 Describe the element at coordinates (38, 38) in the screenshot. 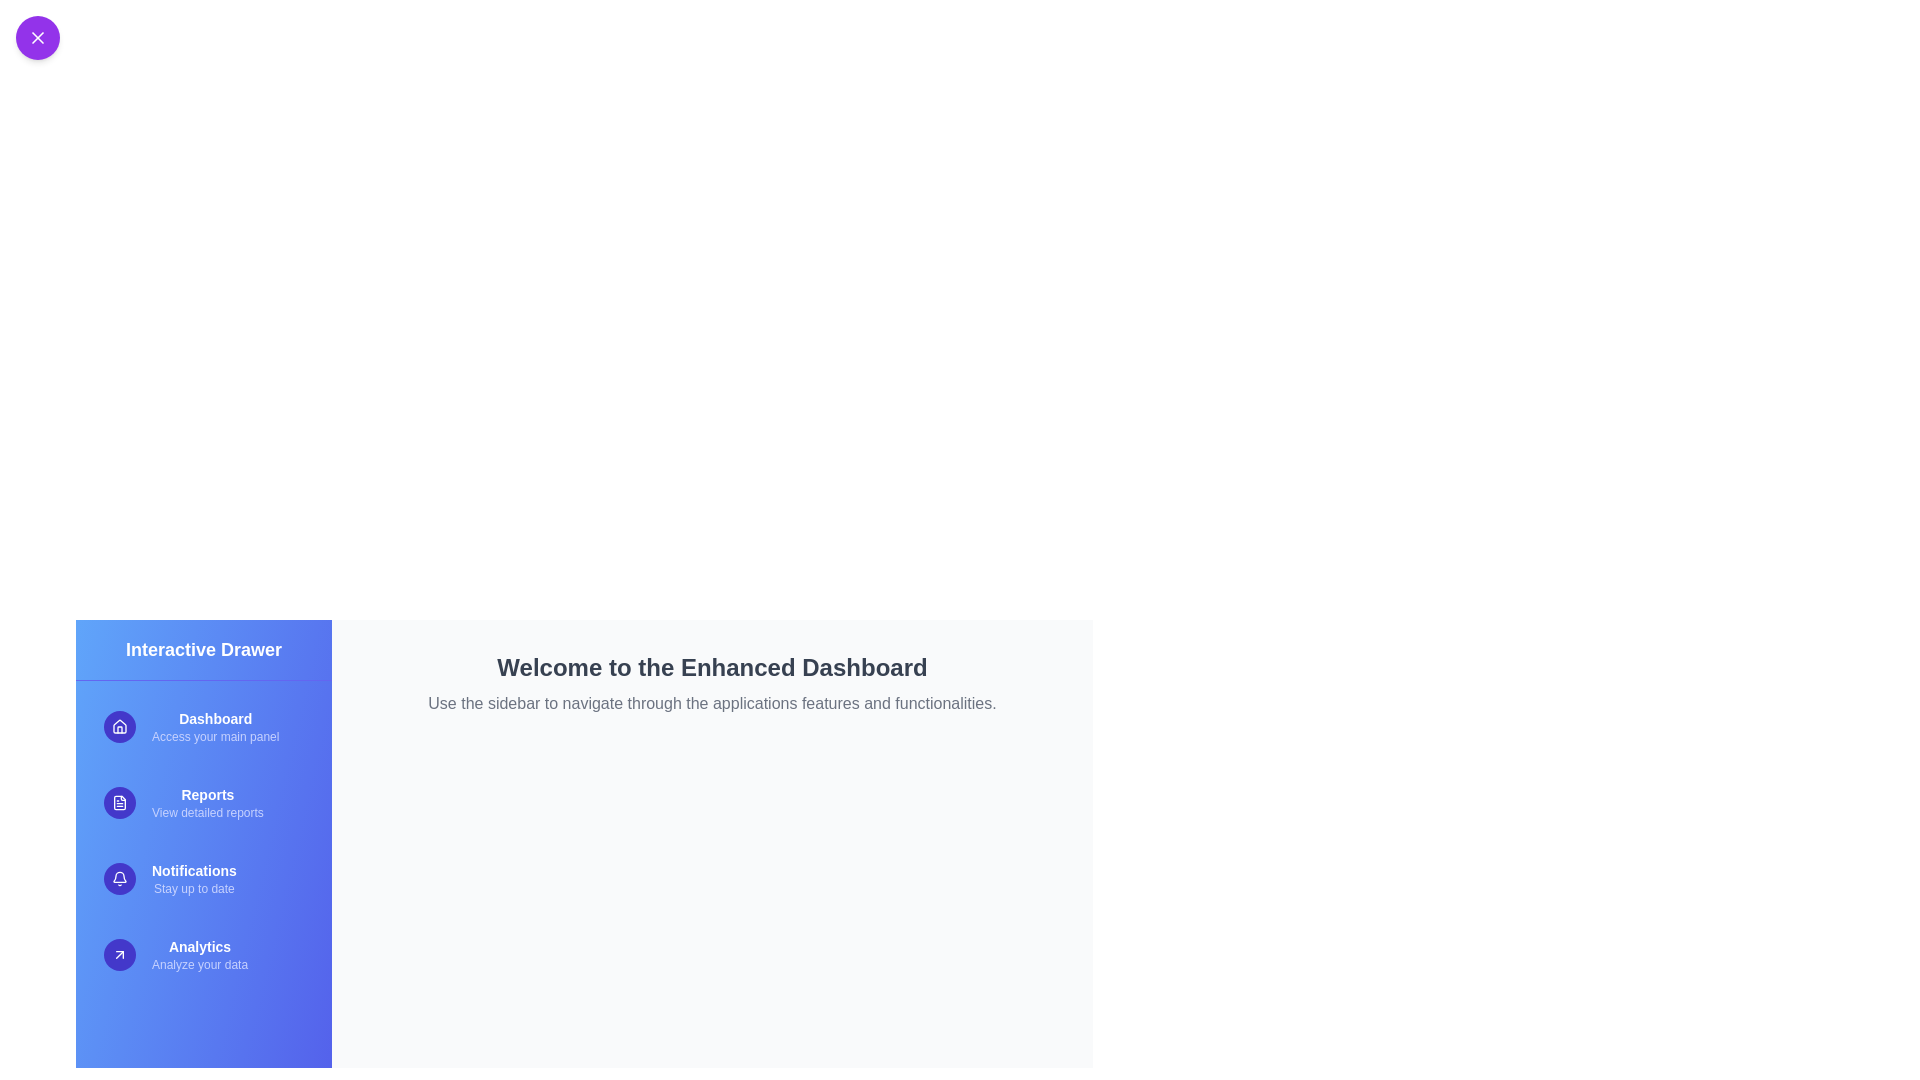

I see `the toggle button at the top-left corner to toggle the sidebar visibility` at that location.